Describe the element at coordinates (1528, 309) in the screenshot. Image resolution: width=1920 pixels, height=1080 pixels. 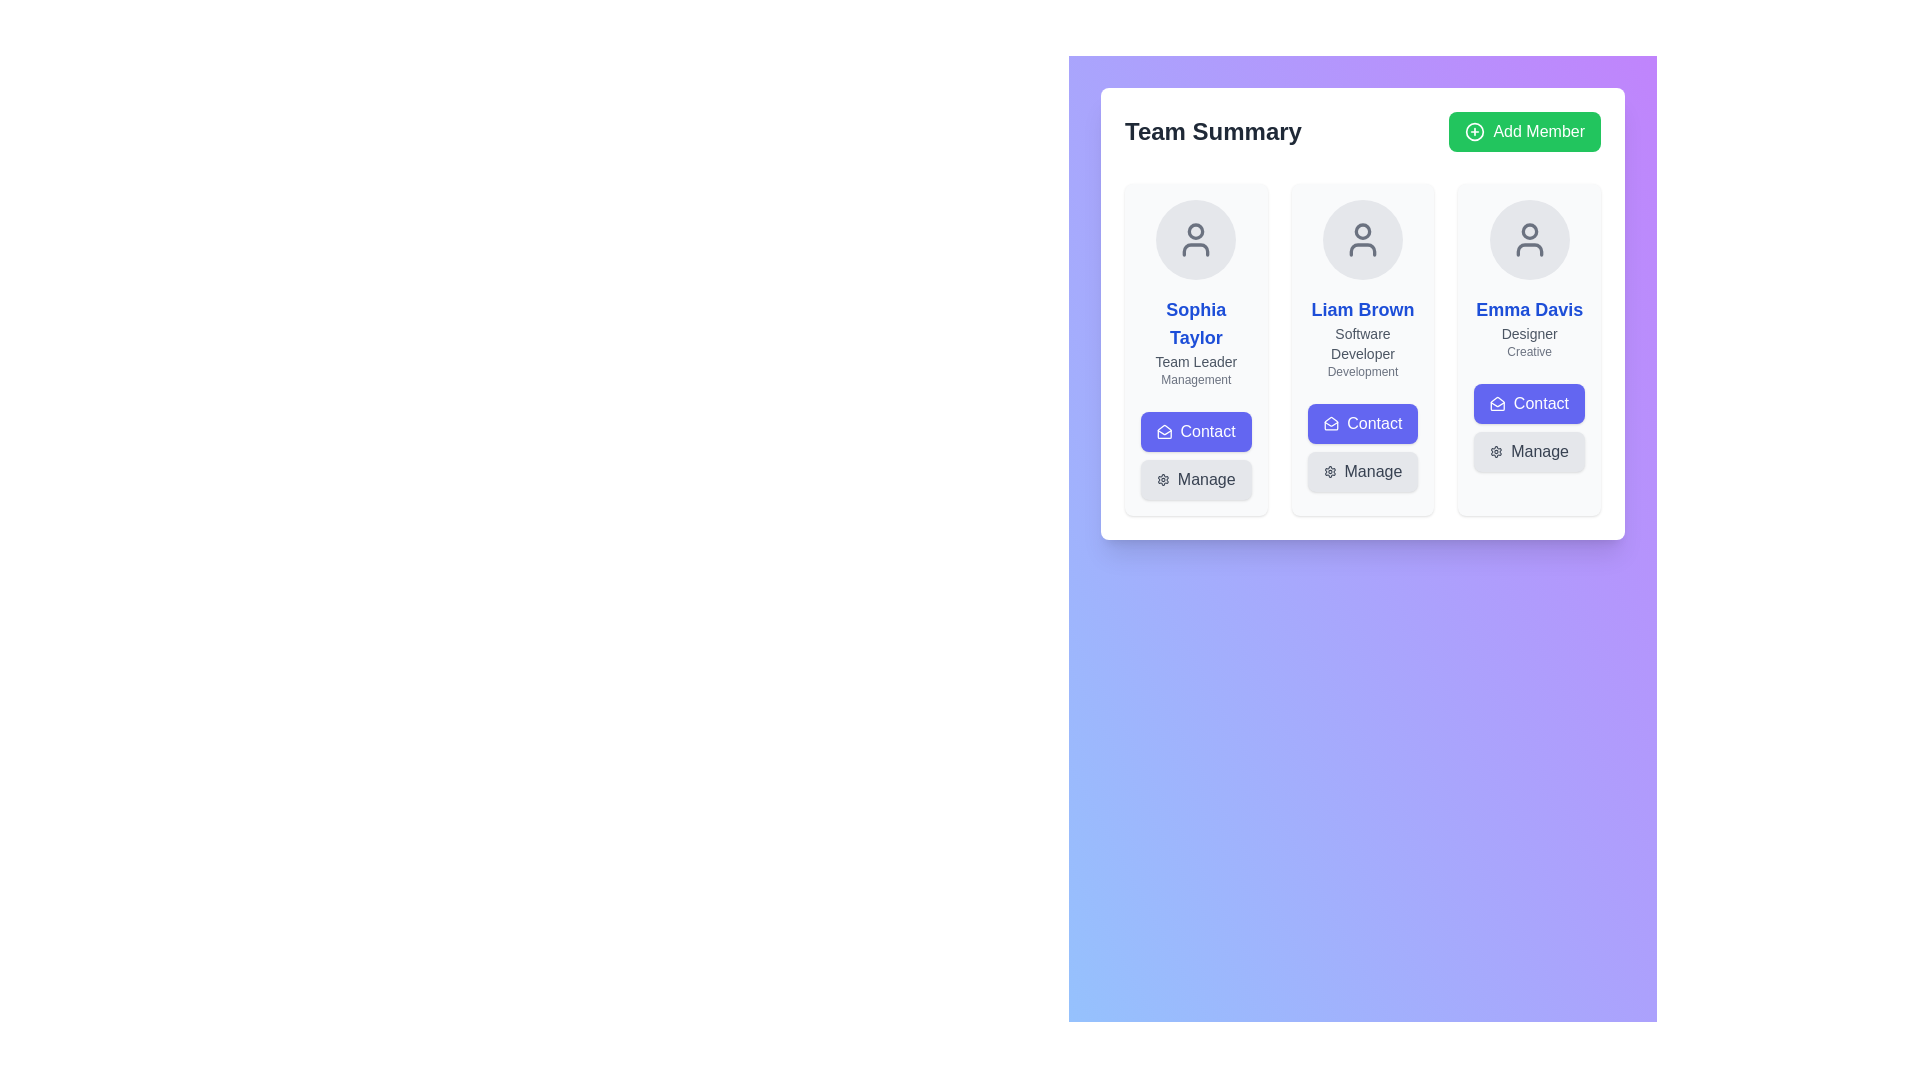
I see `the text element displaying 'Emma Davis', which is the first text element in the third card from the left, positioned below the avatar icon and above other descriptive text` at that location.